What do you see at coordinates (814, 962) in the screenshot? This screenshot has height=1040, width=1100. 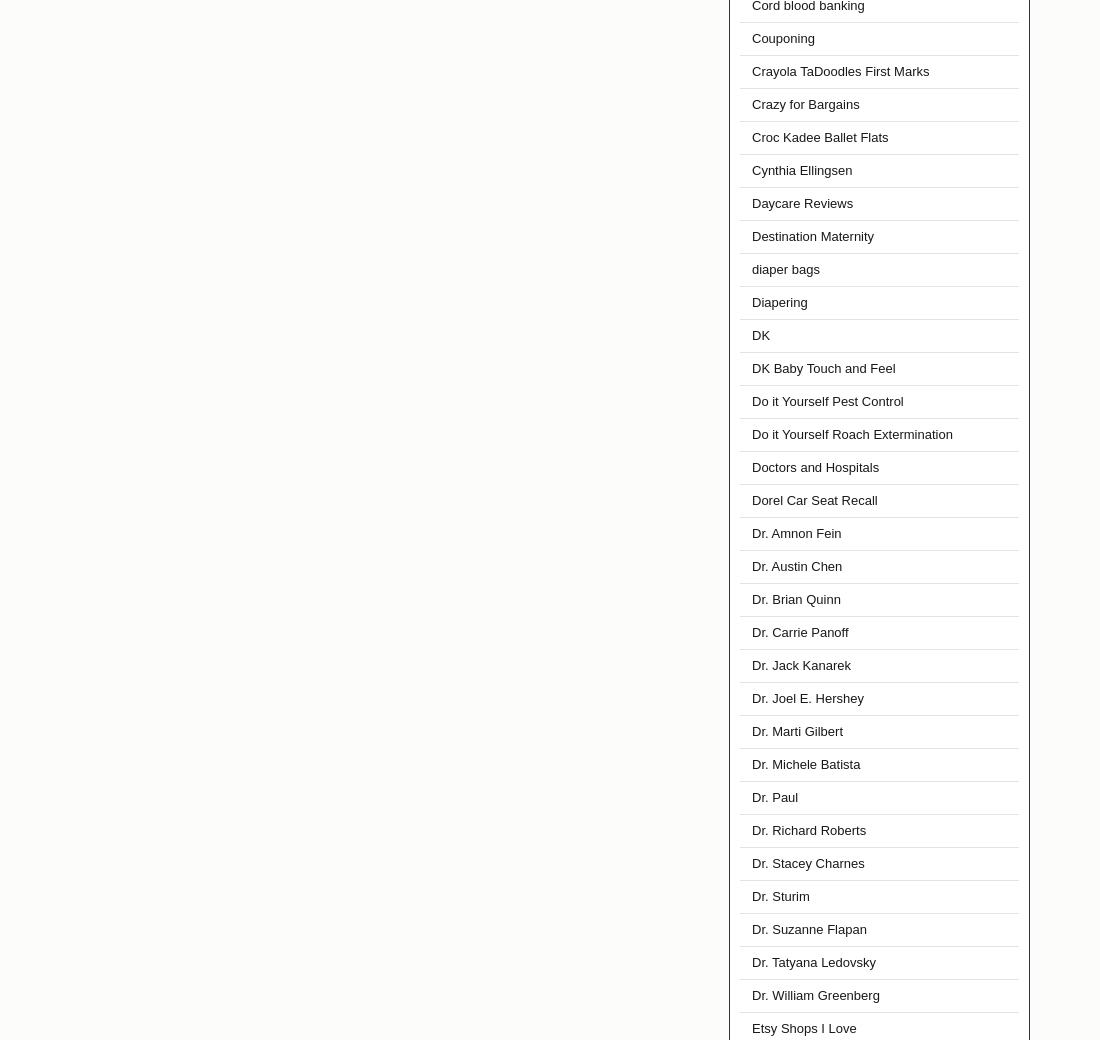 I see `'Dr. Tatyana Ledovsky'` at bounding box center [814, 962].